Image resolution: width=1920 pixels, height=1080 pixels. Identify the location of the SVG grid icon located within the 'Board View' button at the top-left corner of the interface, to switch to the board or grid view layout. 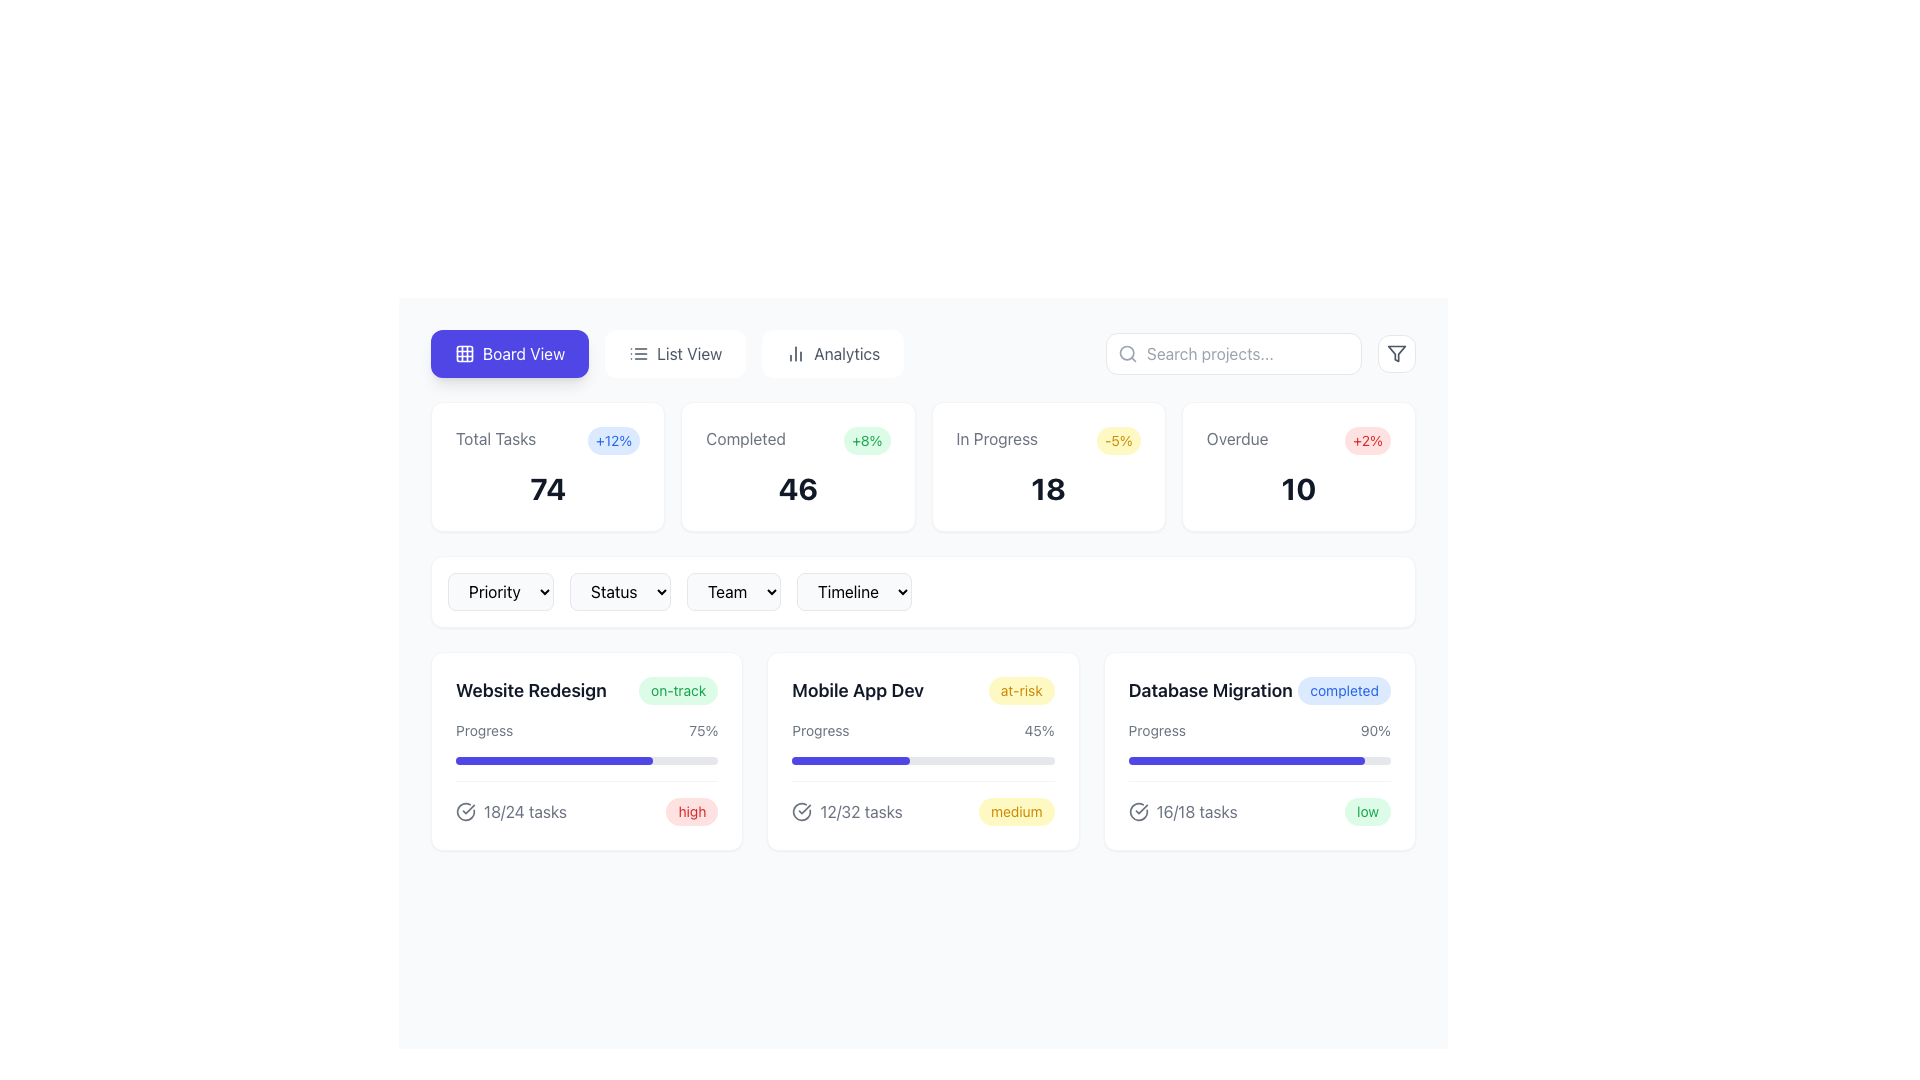
(464, 353).